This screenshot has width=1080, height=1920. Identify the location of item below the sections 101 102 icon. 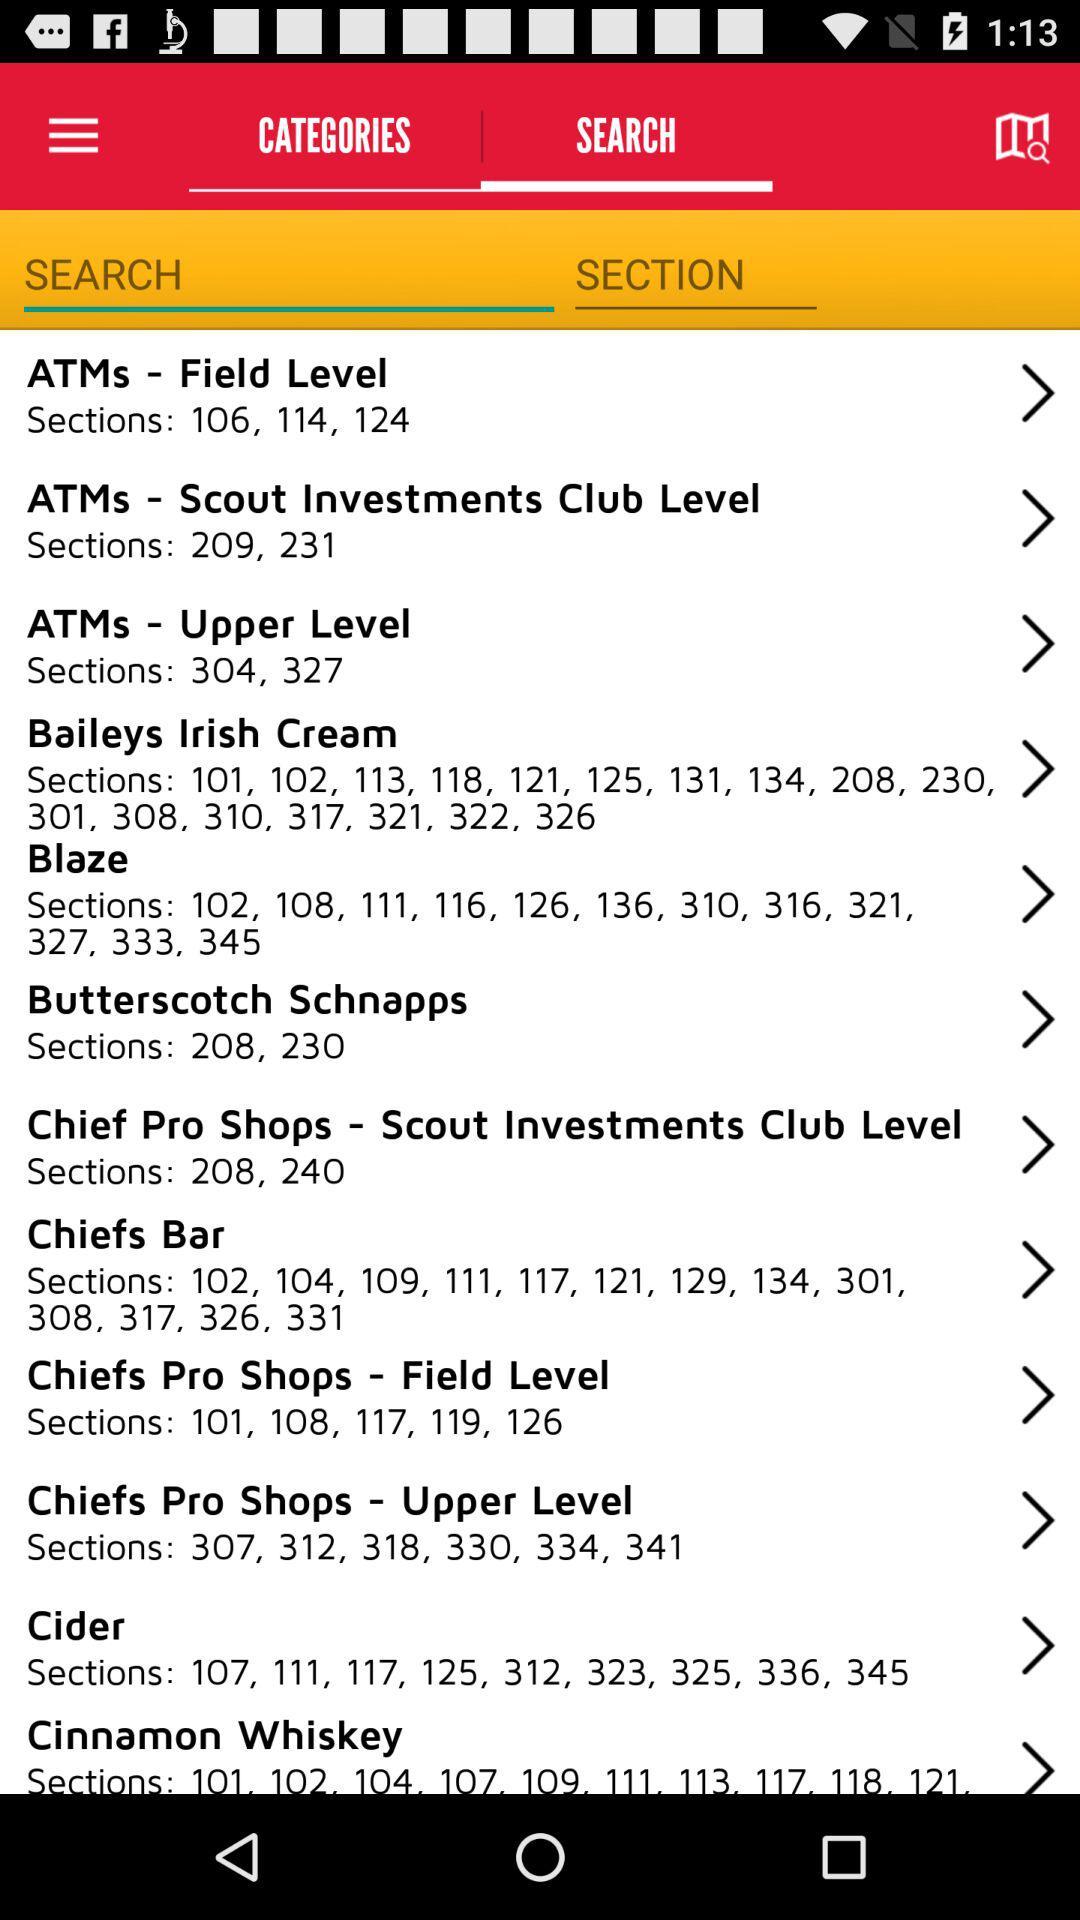
(76, 856).